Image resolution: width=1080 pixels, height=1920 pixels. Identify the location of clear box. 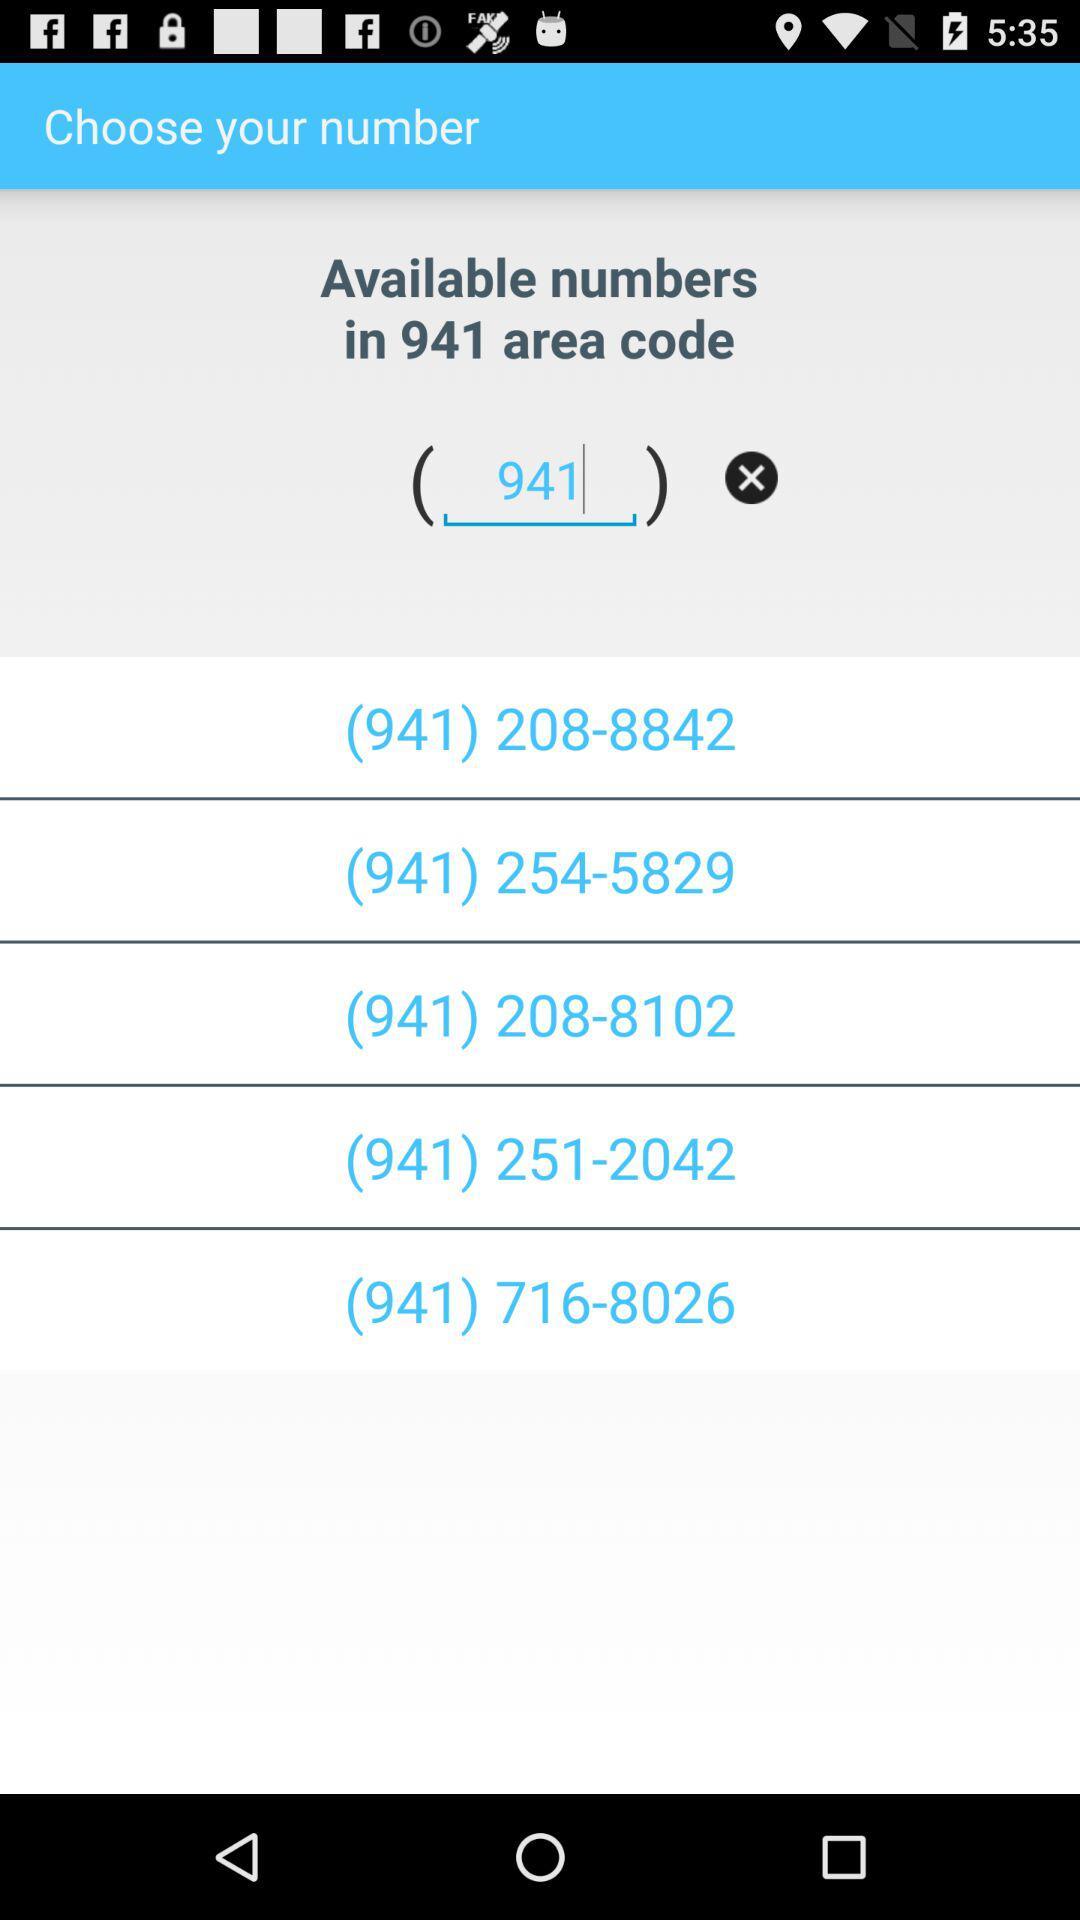
(751, 476).